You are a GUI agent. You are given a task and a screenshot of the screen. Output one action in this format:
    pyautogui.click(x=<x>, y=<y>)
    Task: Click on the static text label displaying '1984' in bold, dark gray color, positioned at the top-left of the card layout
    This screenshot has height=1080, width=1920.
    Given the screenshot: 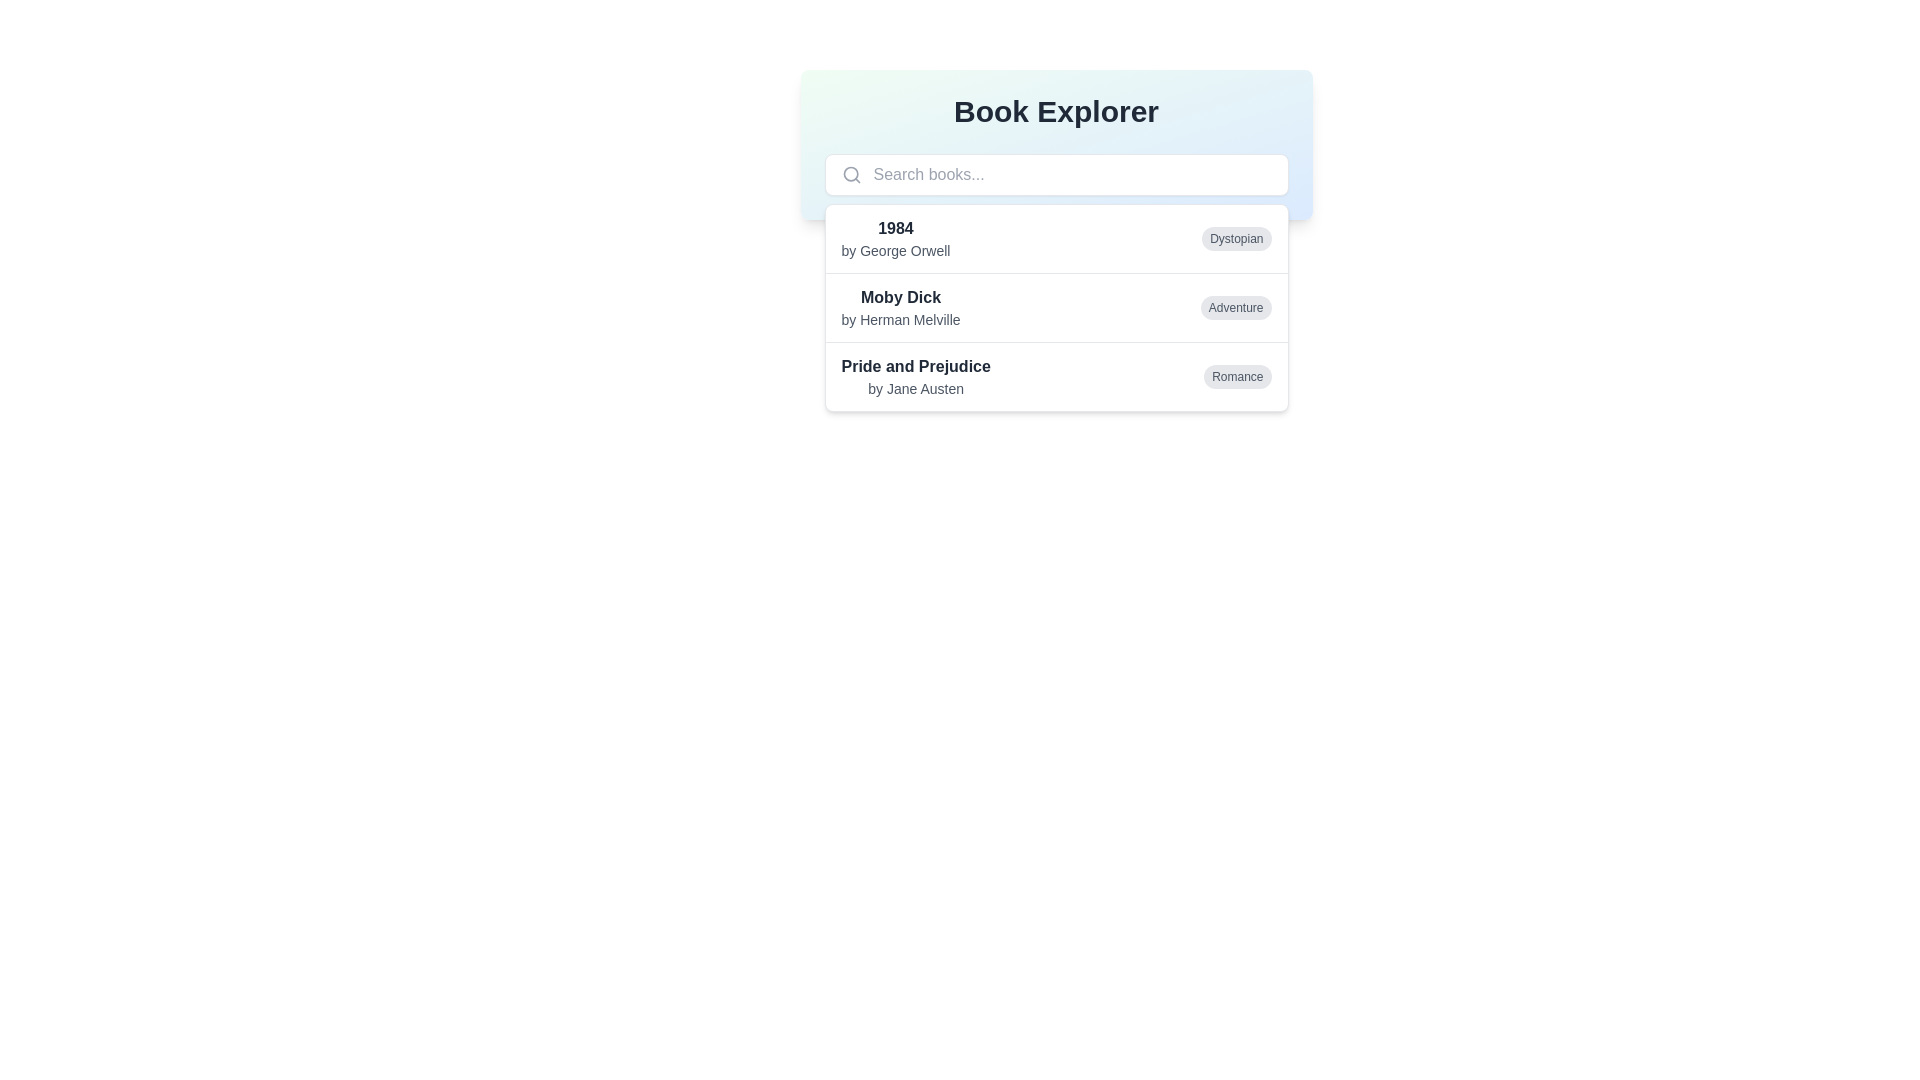 What is the action you would take?
    pyautogui.click(x=895, y=227)
    